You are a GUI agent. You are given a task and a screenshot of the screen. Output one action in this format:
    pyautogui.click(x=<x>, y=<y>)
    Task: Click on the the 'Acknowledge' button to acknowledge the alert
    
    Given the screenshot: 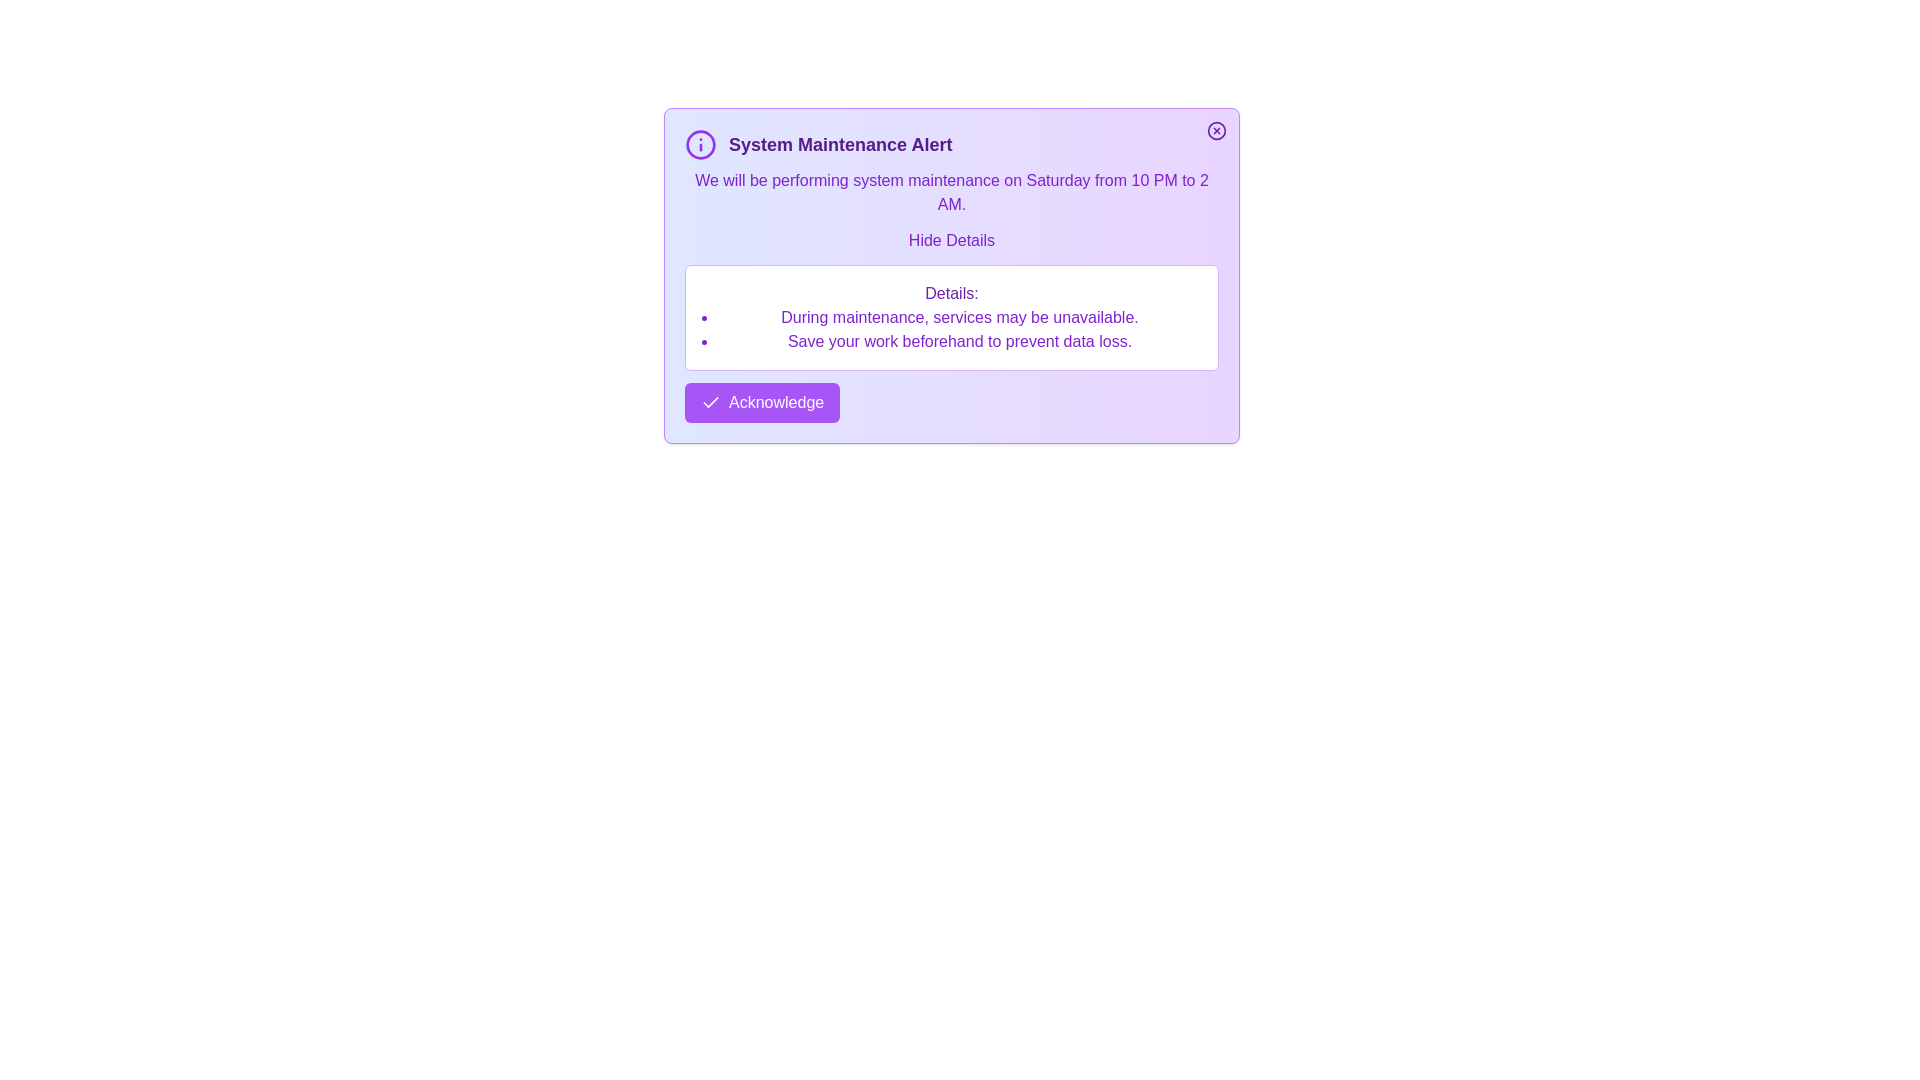 What is the action you would take?
    pyautogui.click(x=761, y=402)
    